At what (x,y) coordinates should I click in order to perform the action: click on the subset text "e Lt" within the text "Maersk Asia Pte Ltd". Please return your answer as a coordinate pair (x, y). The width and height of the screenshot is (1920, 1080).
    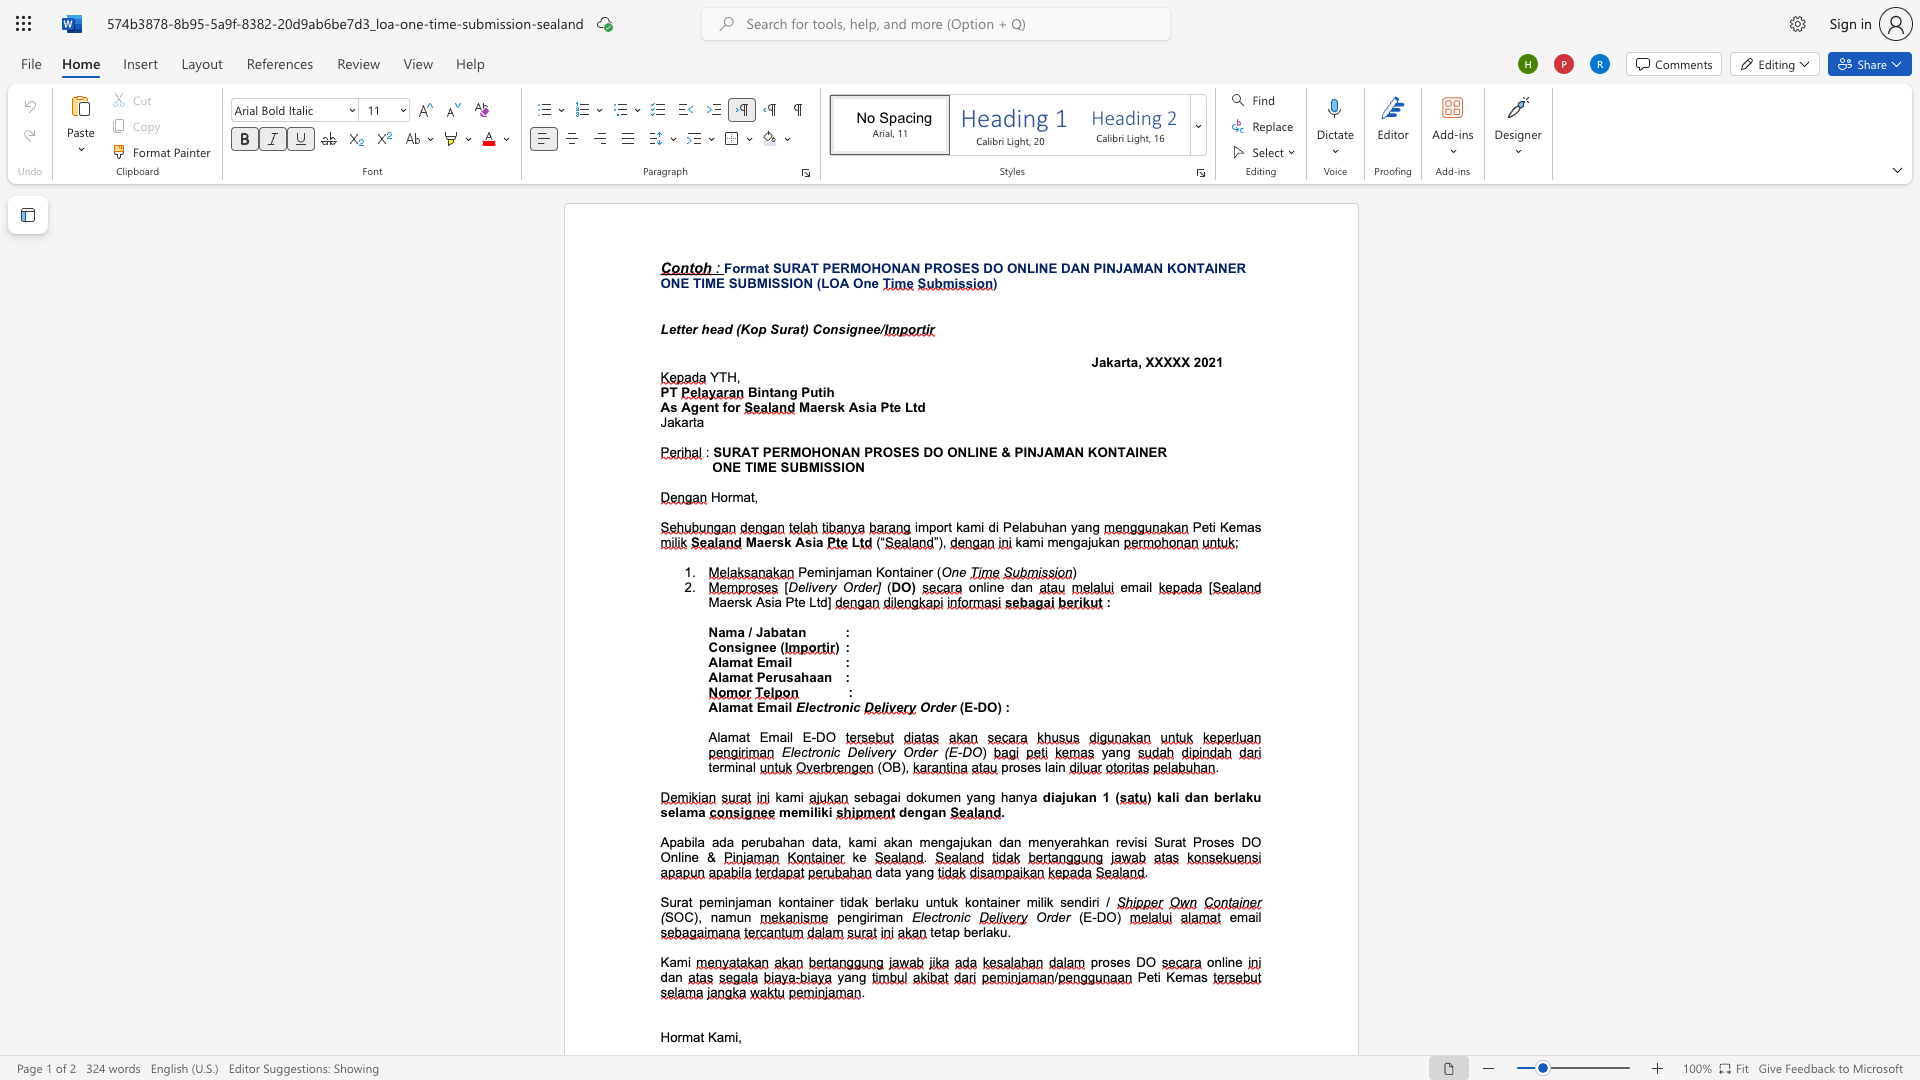
    Looking at the image, I should click on (892, 406).